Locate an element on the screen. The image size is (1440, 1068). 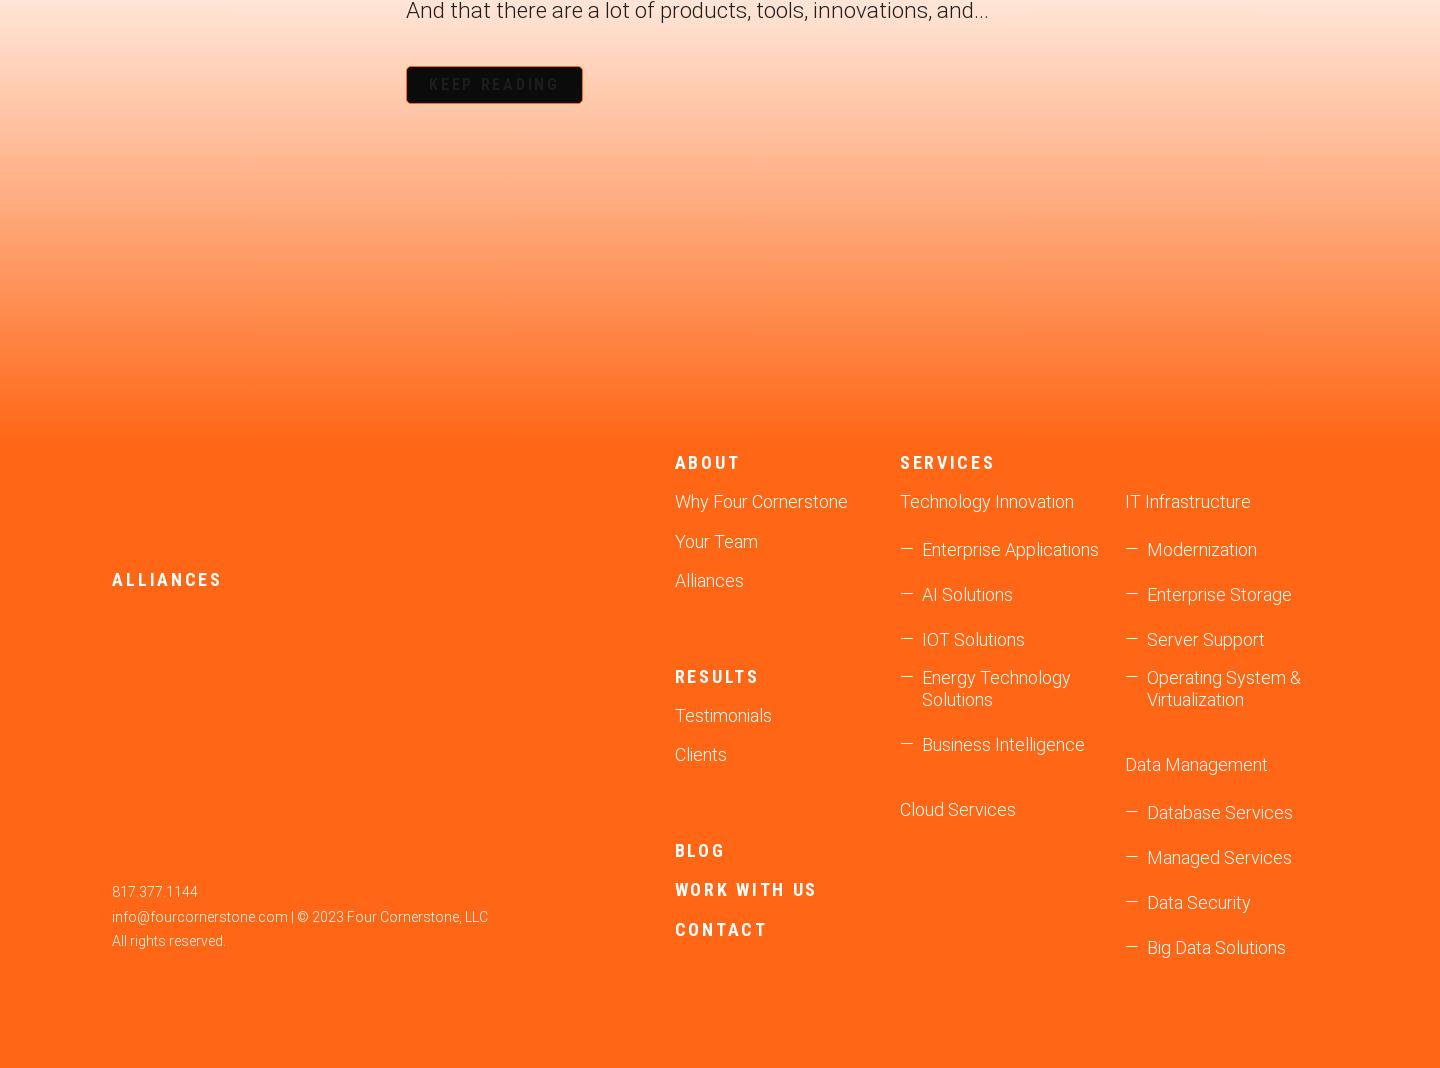
'Contact' is located at coordinates (720, 927).